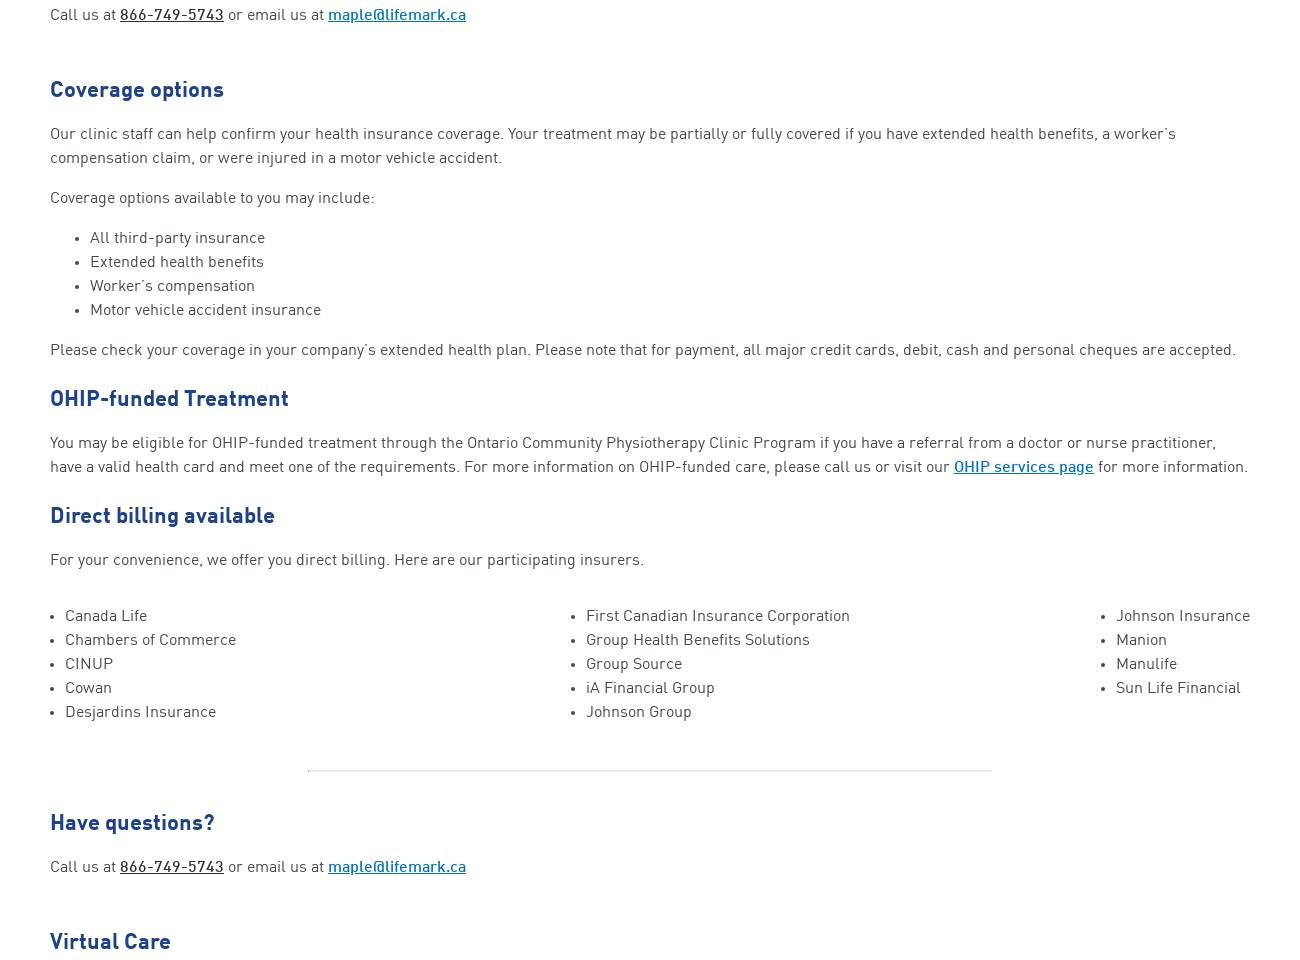  What do you see at coordinates (149, 639) in the screenshot?
I see `'Chambers of Commerce'` at bounding box center [149, 639].